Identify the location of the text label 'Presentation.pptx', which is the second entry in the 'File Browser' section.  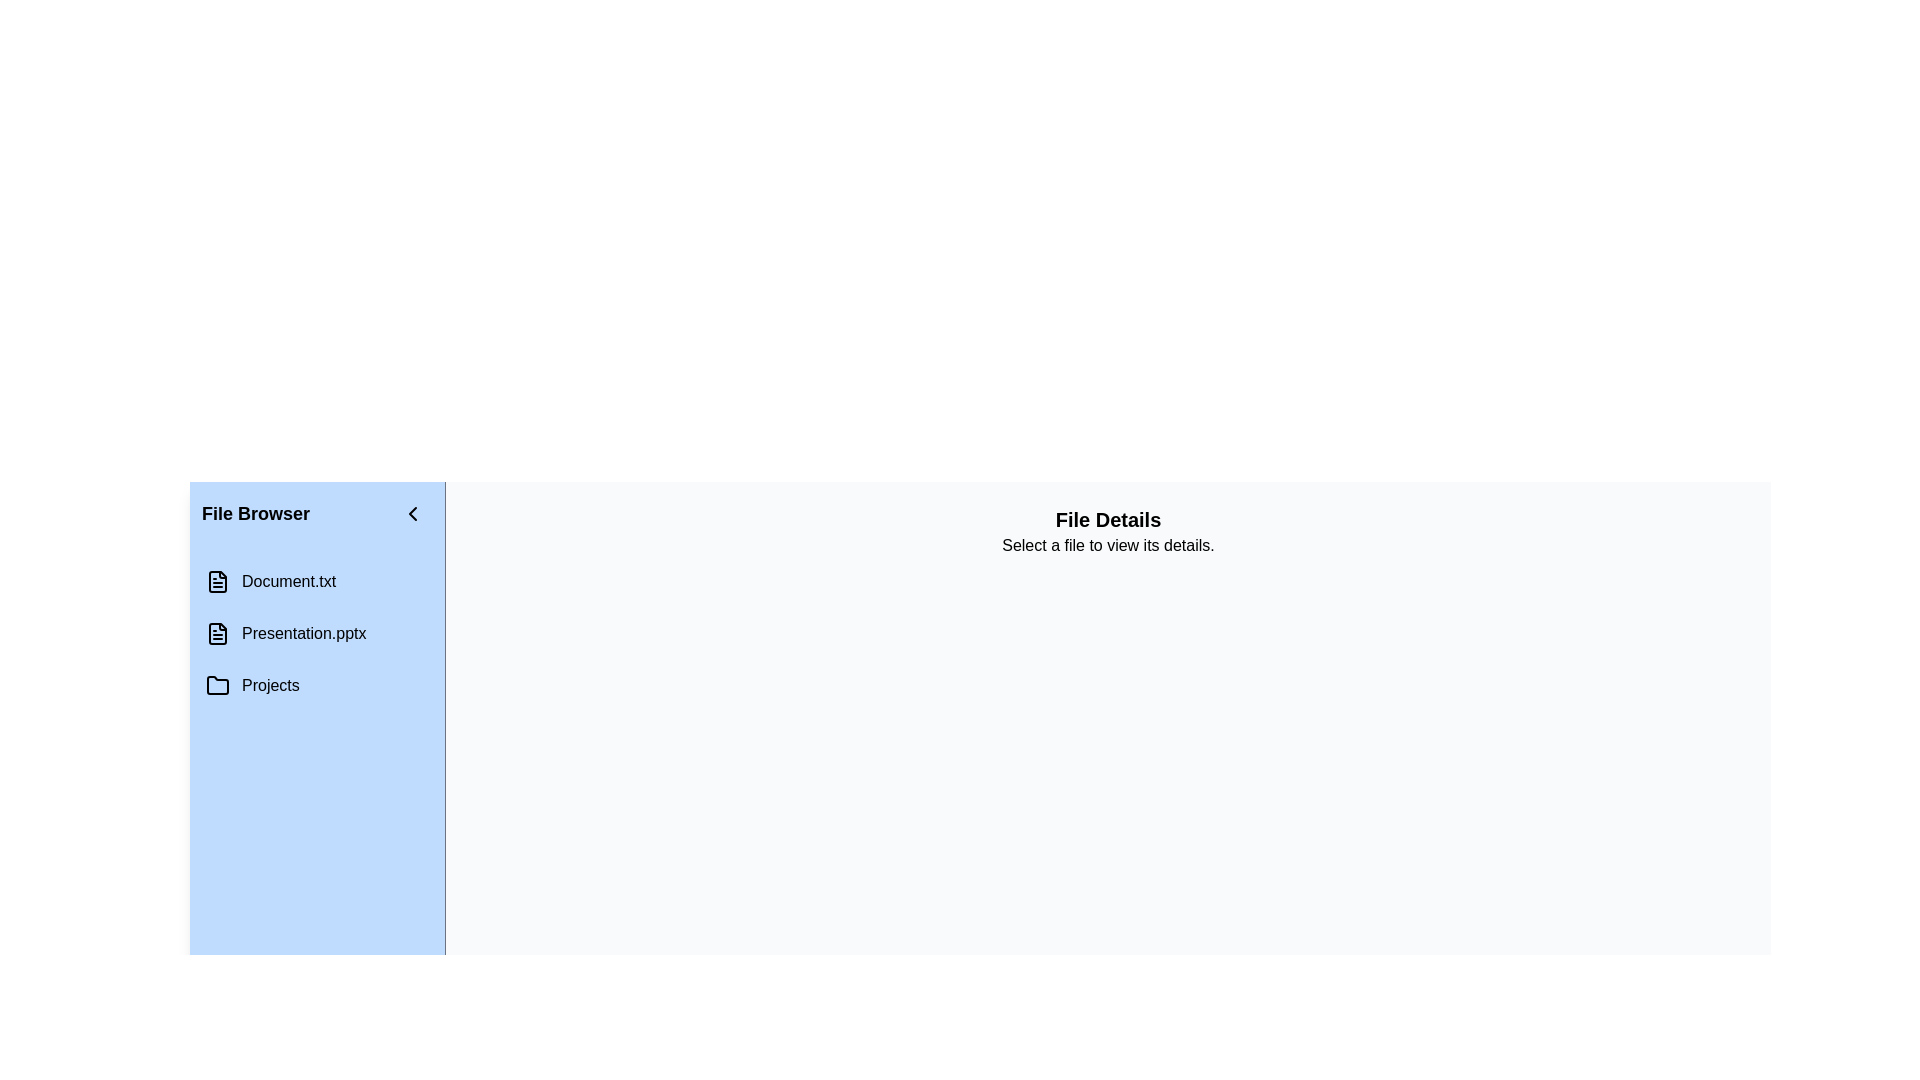
(303, 633).